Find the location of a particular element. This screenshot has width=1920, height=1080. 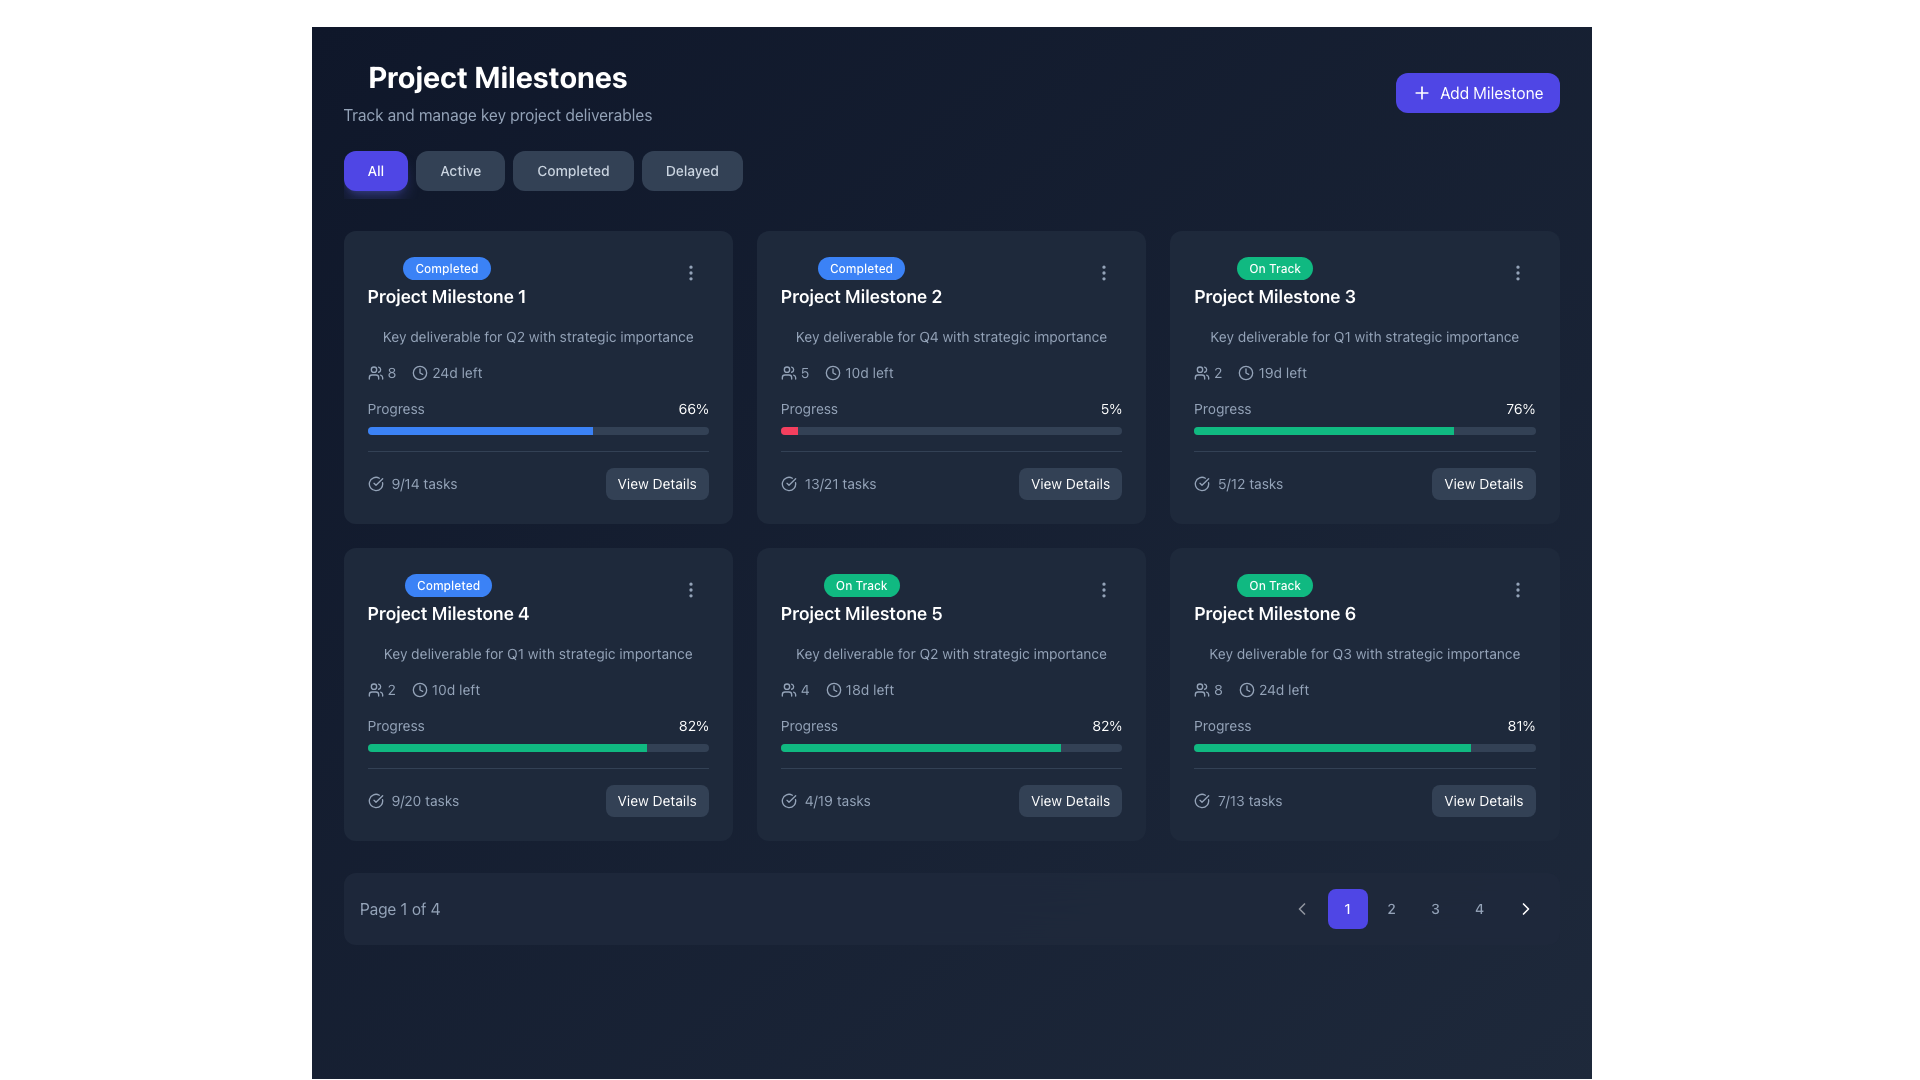

heading text element at the top of the interface that serves as a title for managing and tracking project milestones is located at coordinates (497, 76).